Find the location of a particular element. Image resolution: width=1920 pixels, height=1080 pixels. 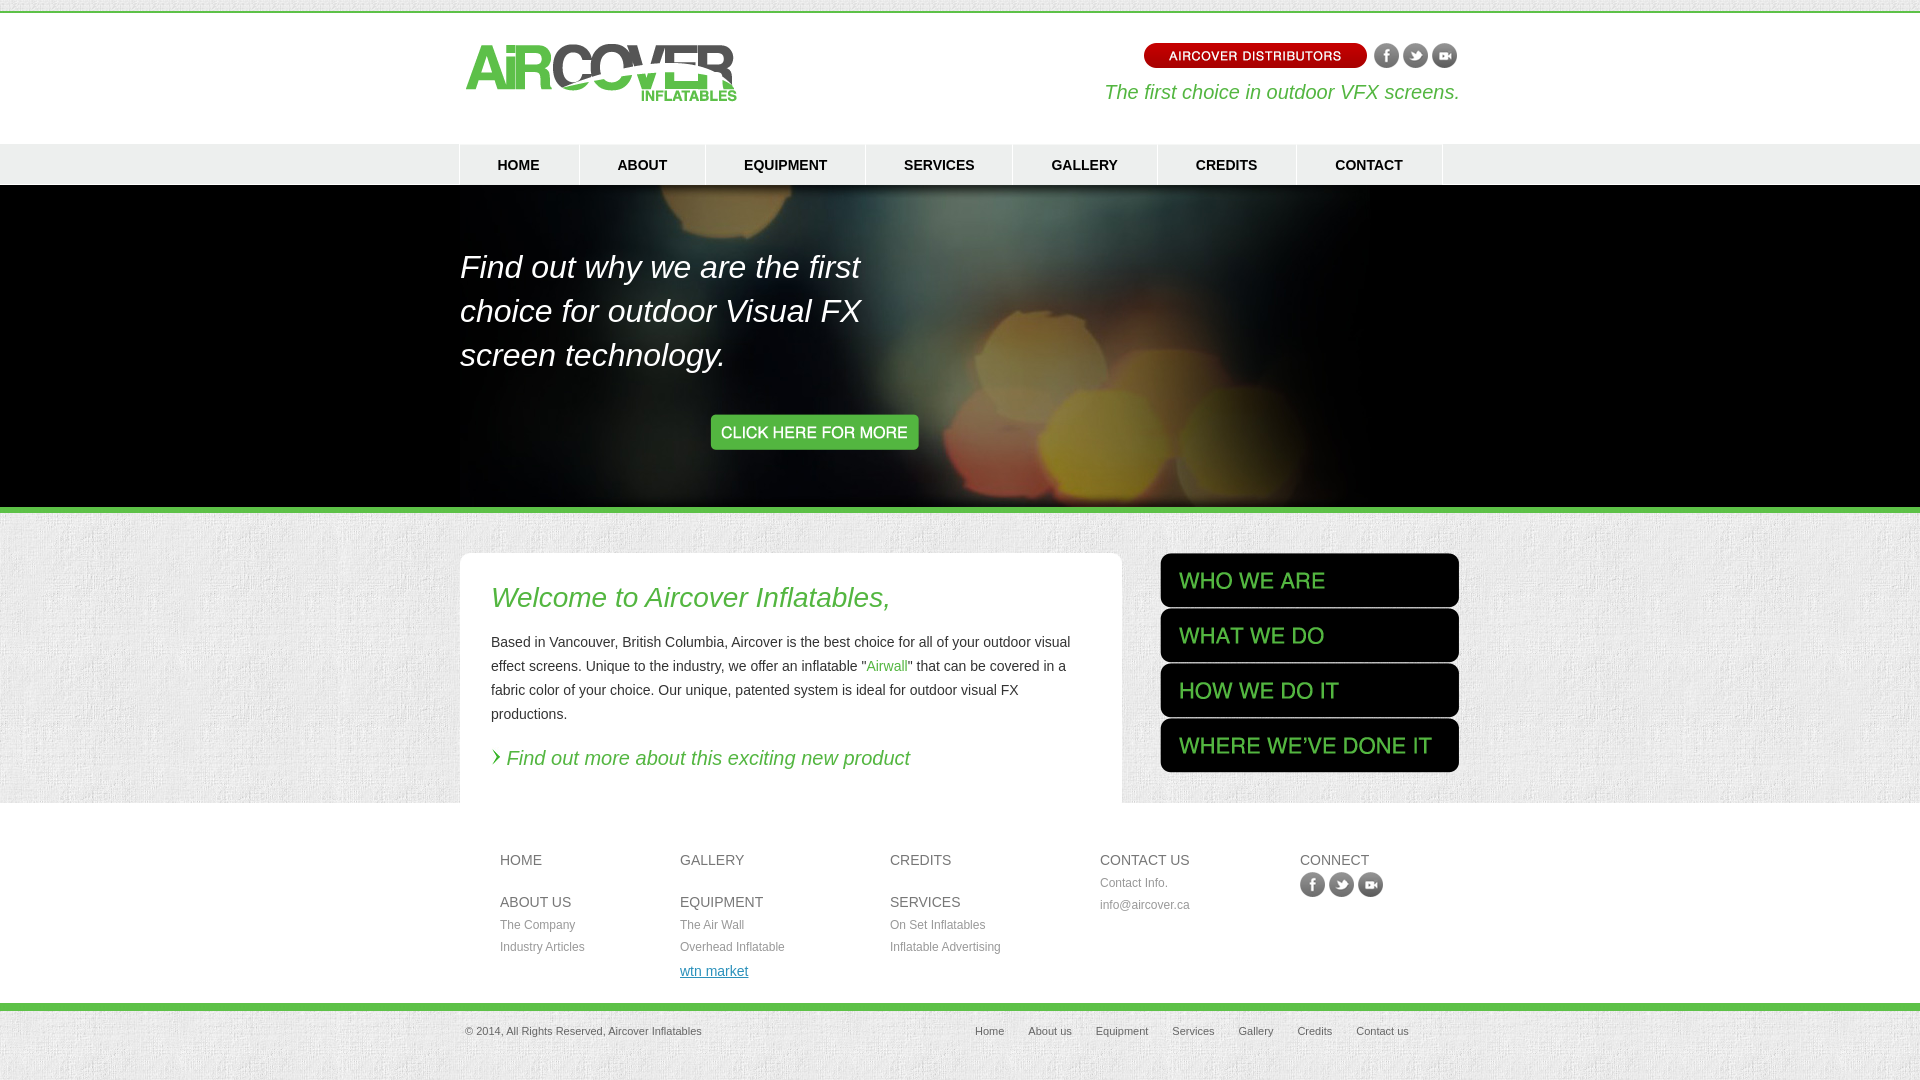

'Equipment' is located at coordinates (1079, 1030).